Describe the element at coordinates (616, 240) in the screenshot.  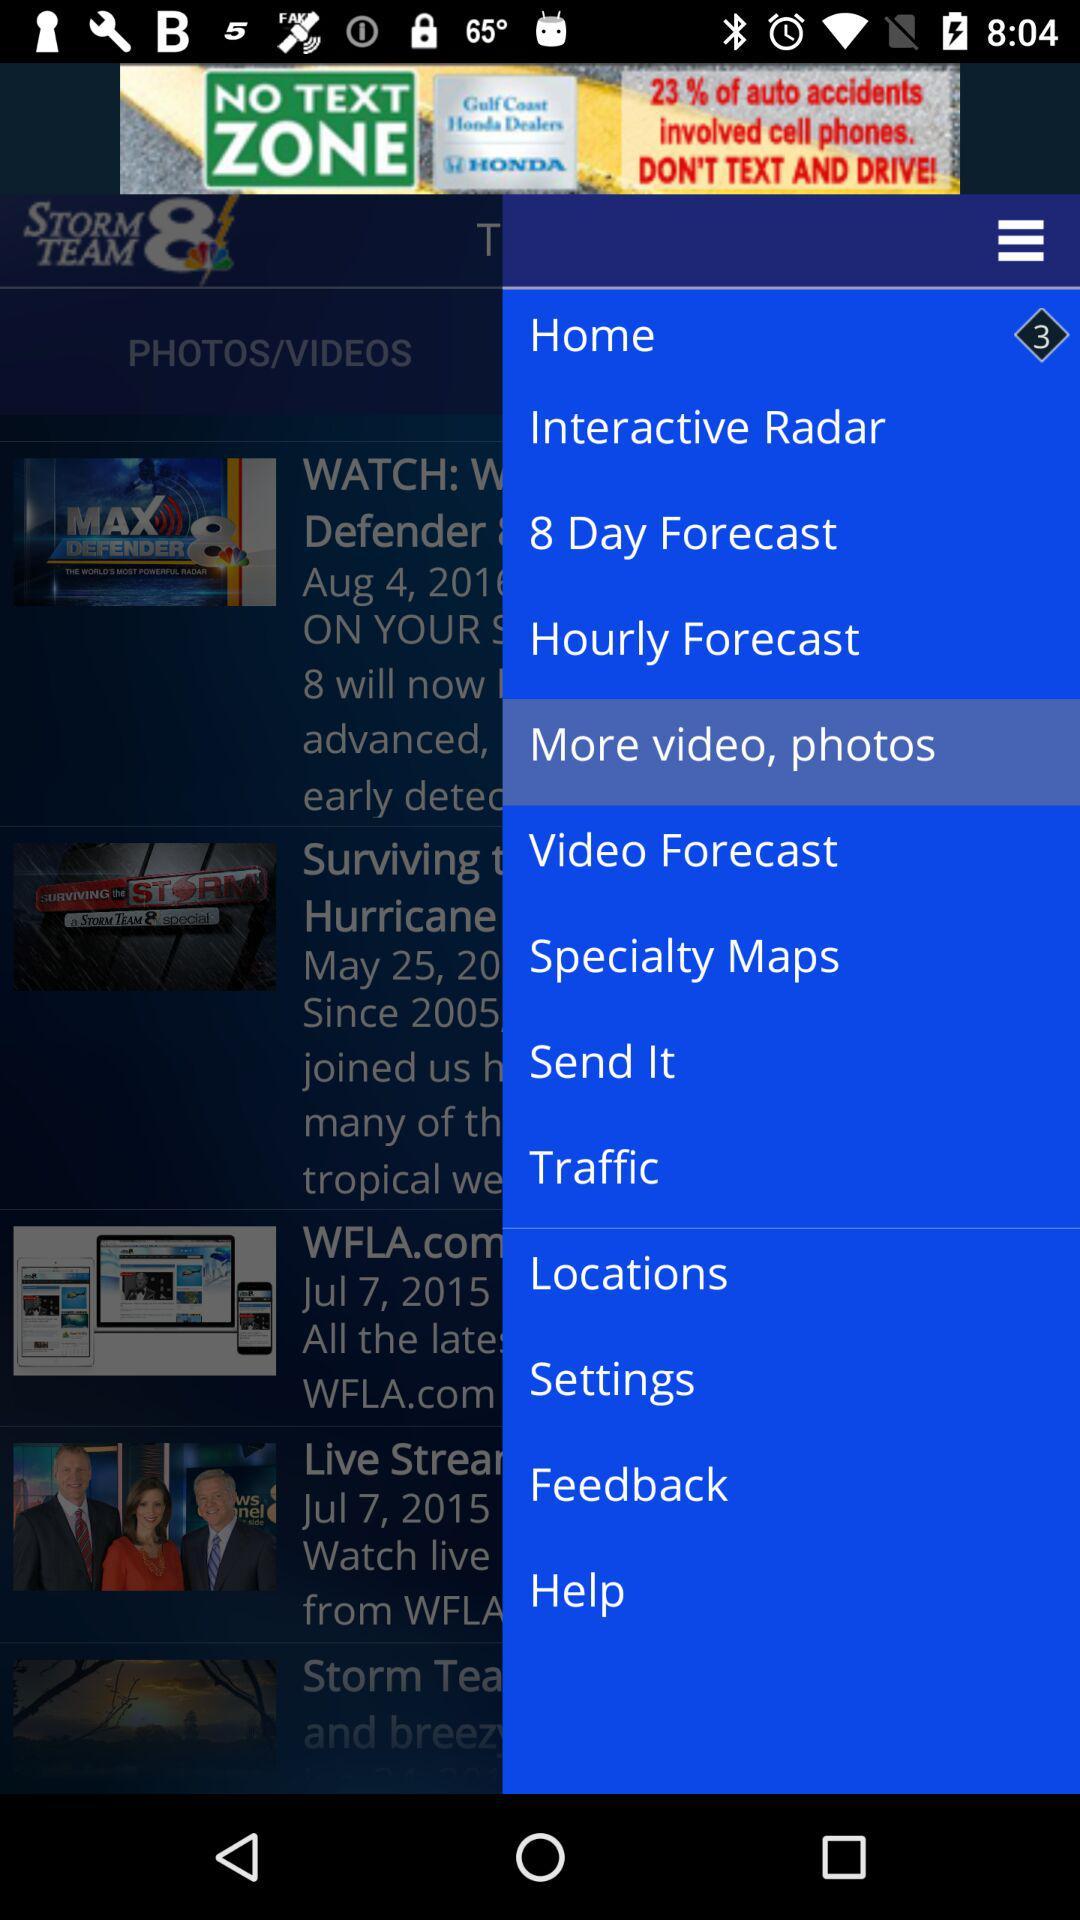
I see `tampa, fl icon` at that location.